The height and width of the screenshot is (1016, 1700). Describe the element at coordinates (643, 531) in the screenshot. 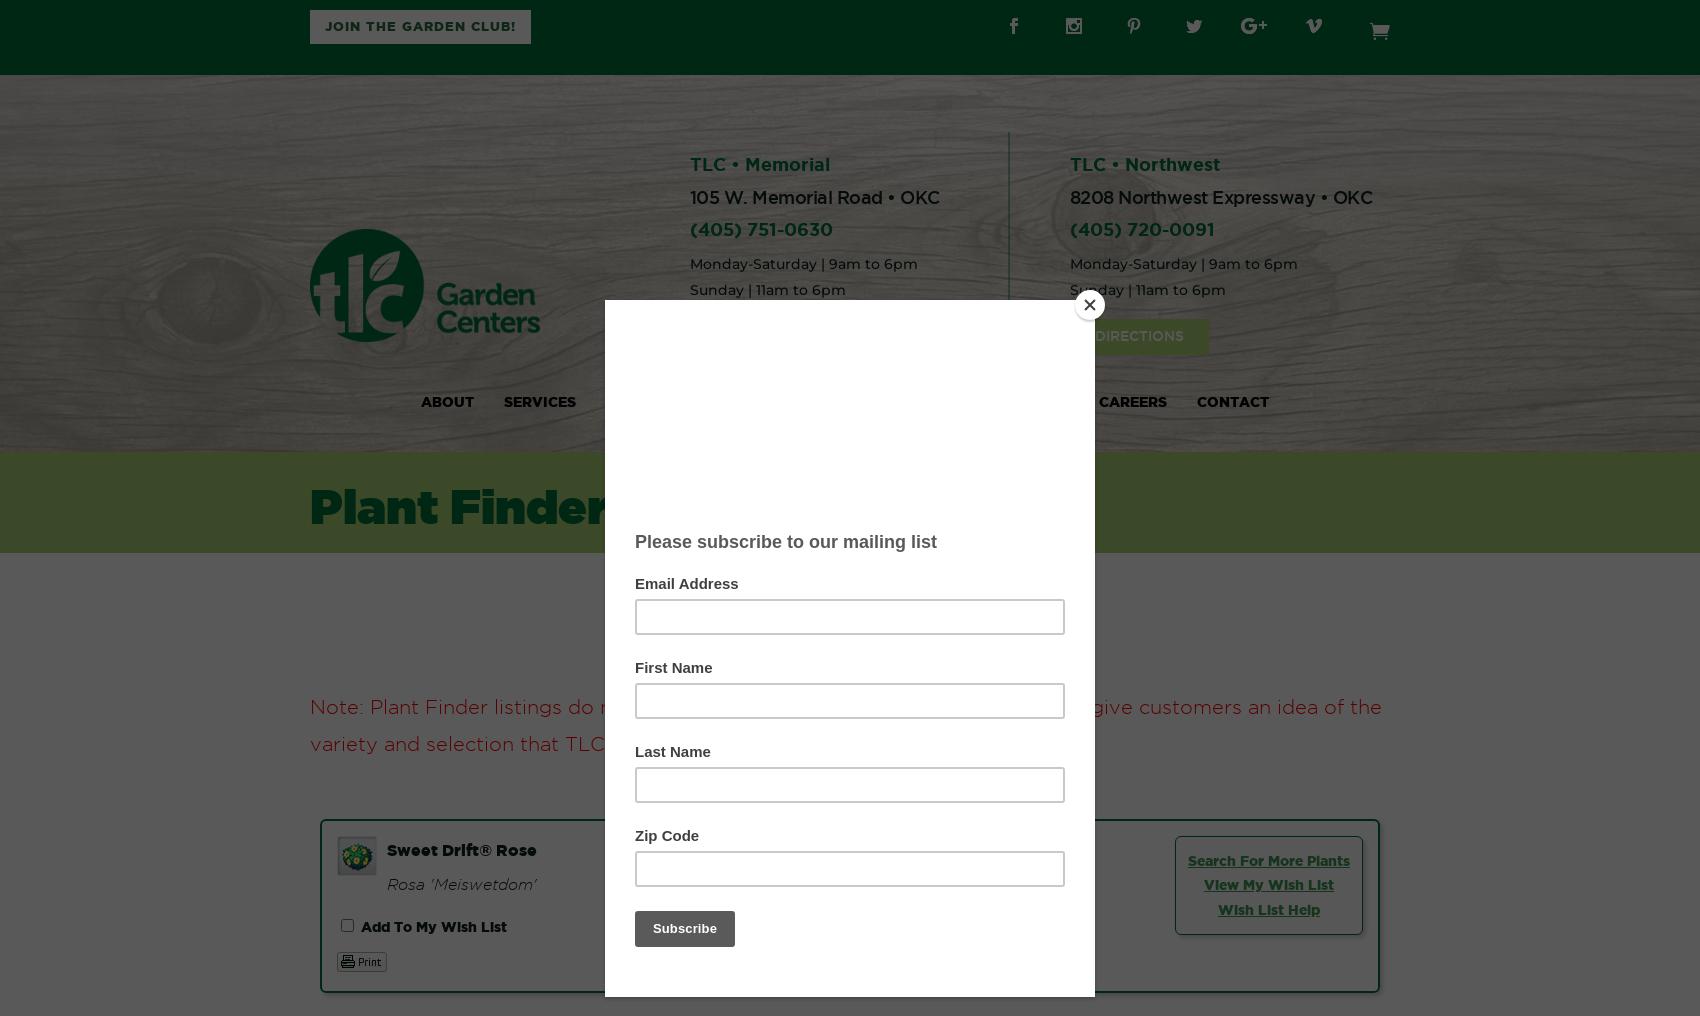

I see `'Trees'` at that location.